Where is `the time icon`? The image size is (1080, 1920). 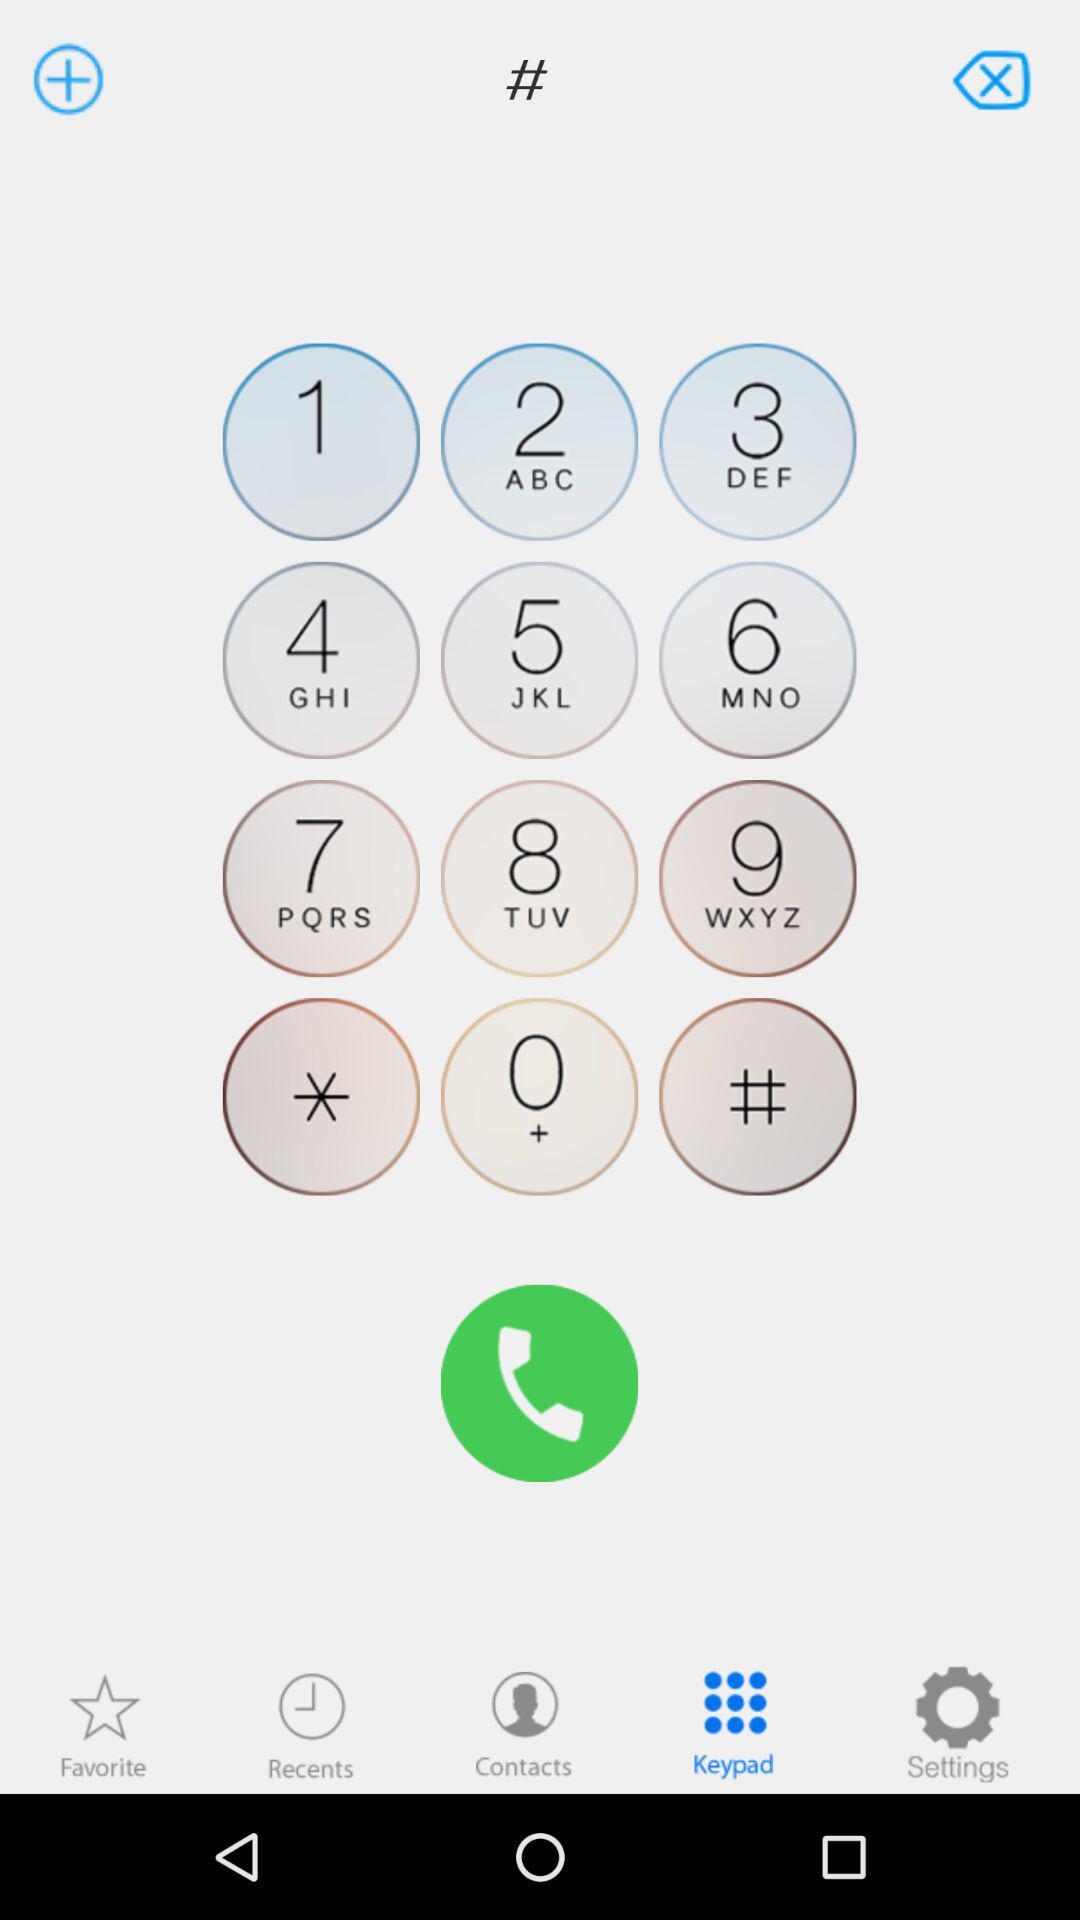 the time icon is located at coordinates (311, 1844).